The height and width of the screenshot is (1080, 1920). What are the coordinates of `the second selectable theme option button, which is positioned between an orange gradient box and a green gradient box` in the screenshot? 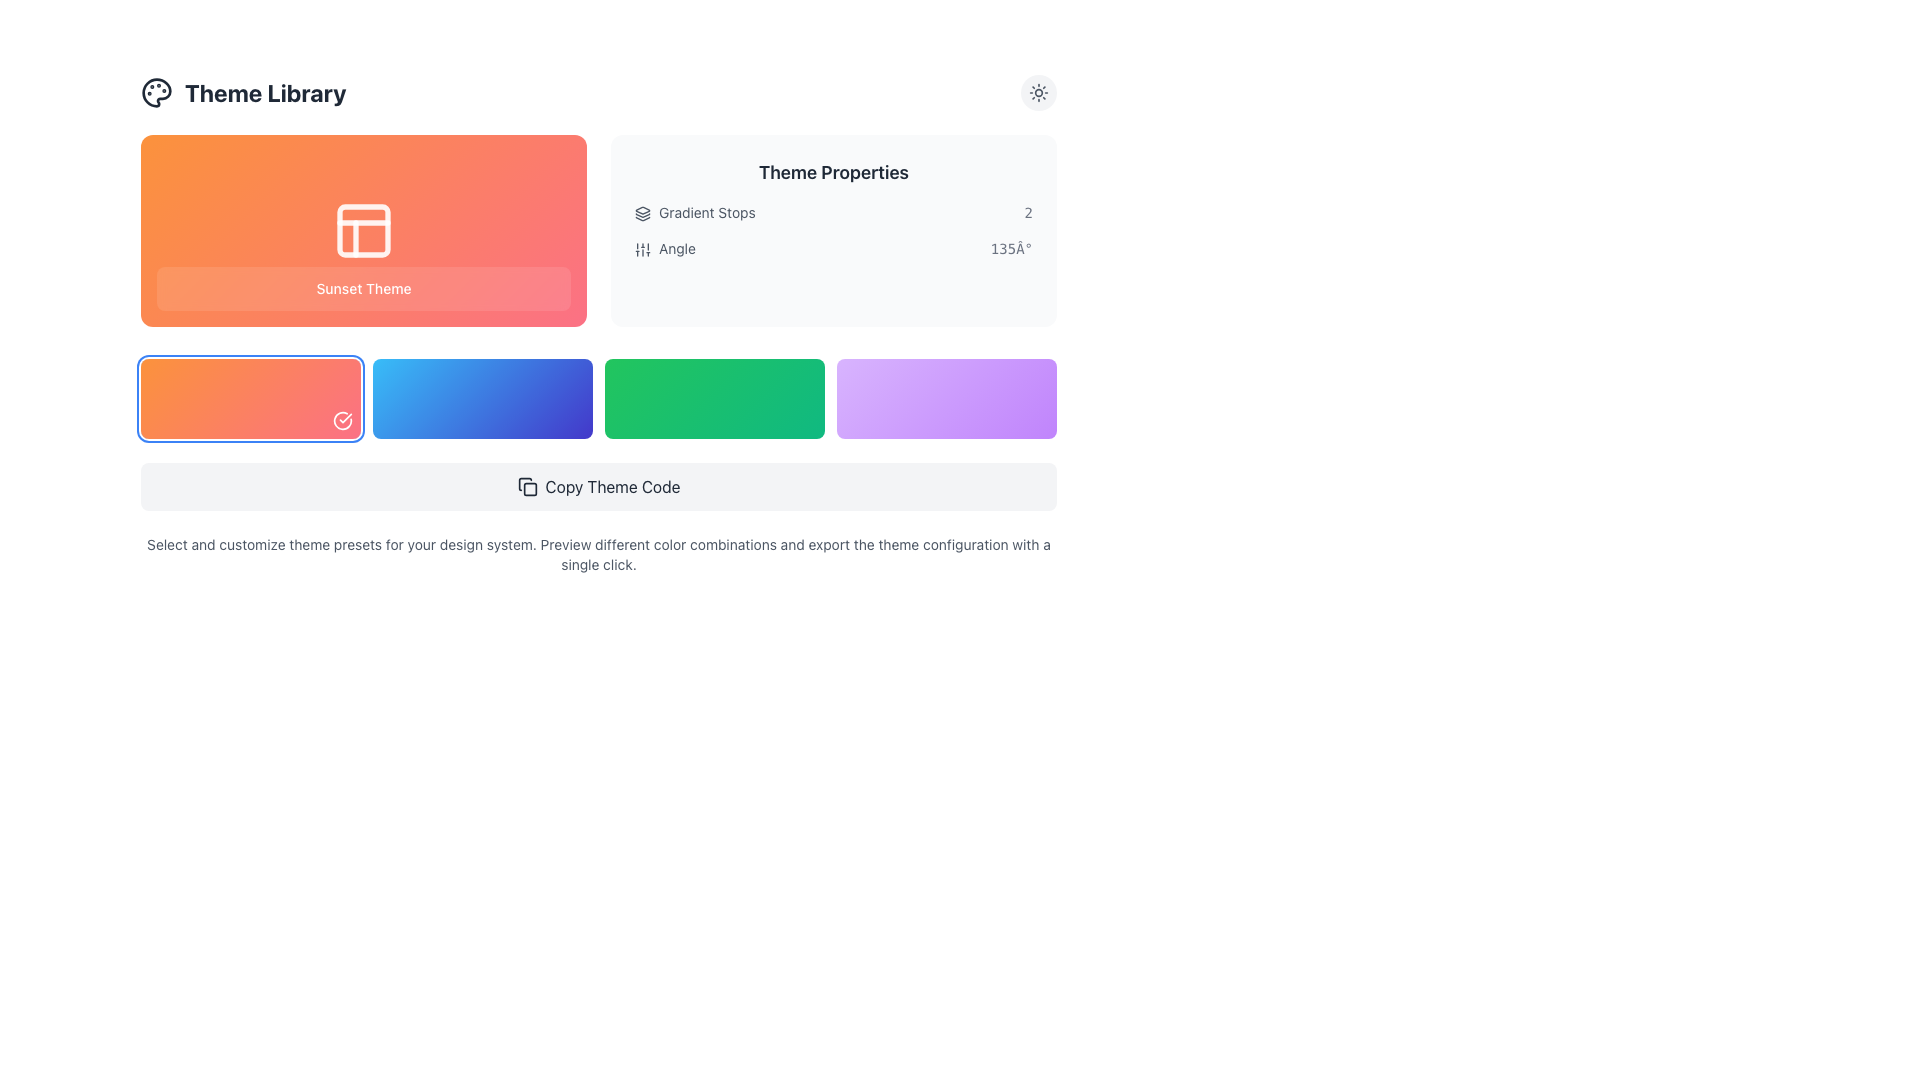 It's located at (483, 398).